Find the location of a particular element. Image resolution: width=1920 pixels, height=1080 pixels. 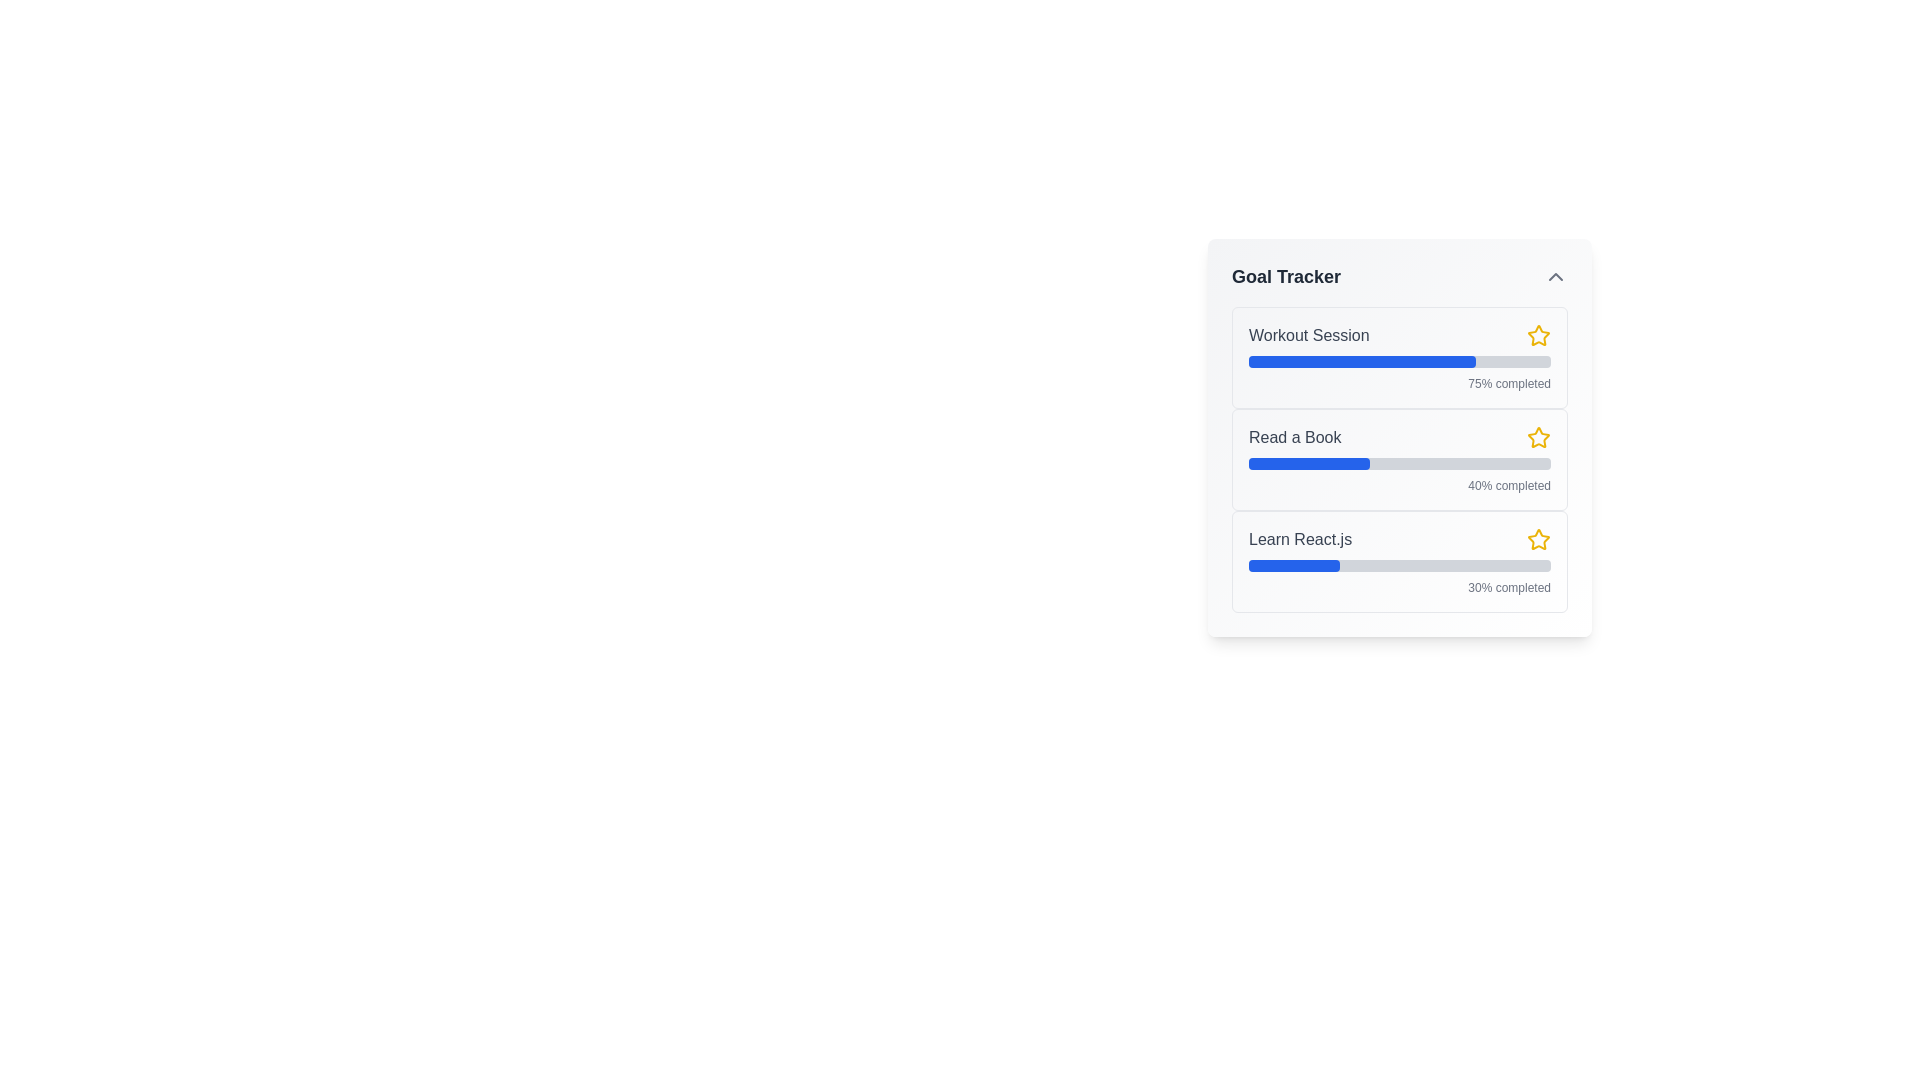

the third progress bar under the 'Goal Tracker' section, which indicates progress towards the goal 'Learn React.js' is located at coordinates (1399, 566).